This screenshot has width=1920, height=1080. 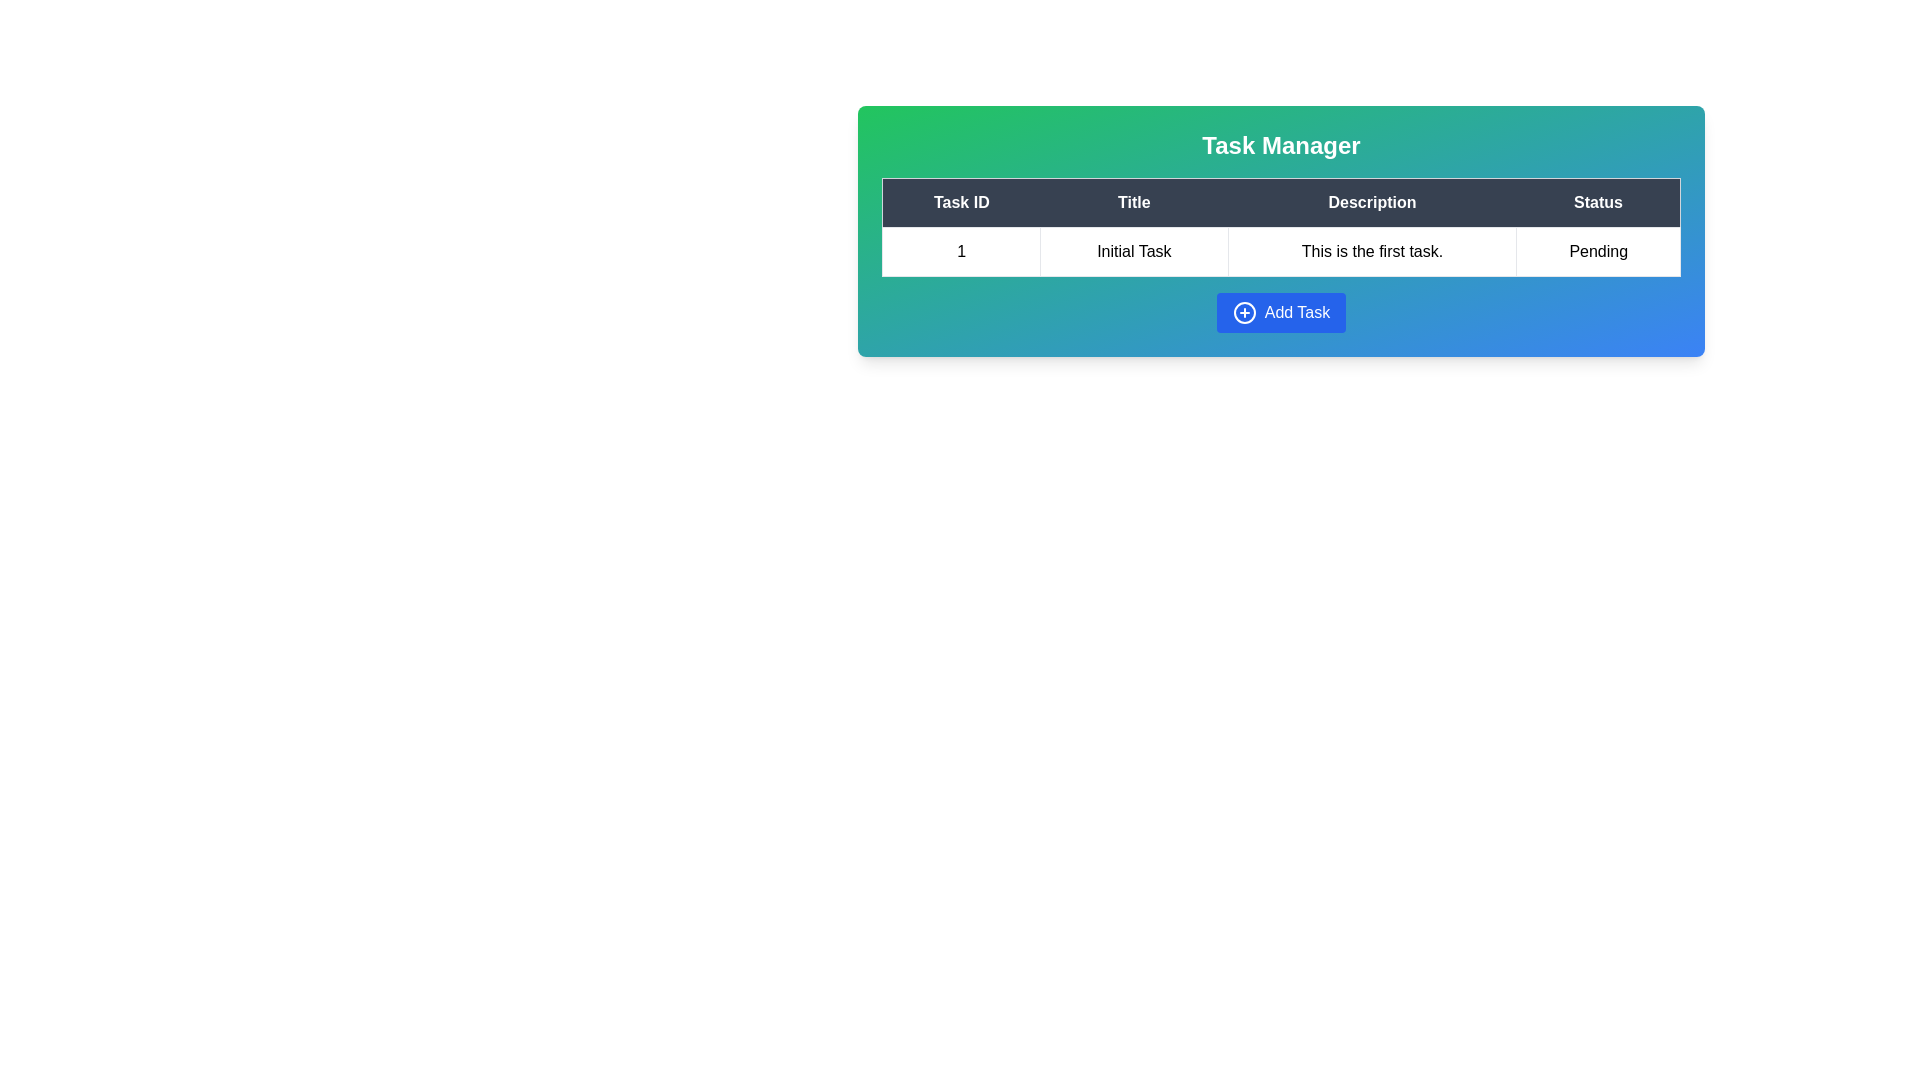 What do you see at coordinates (961, 250) in the screenshot?
I see `the row corresponding to task ID 1 to view its details` at bounding box center [961, 250].